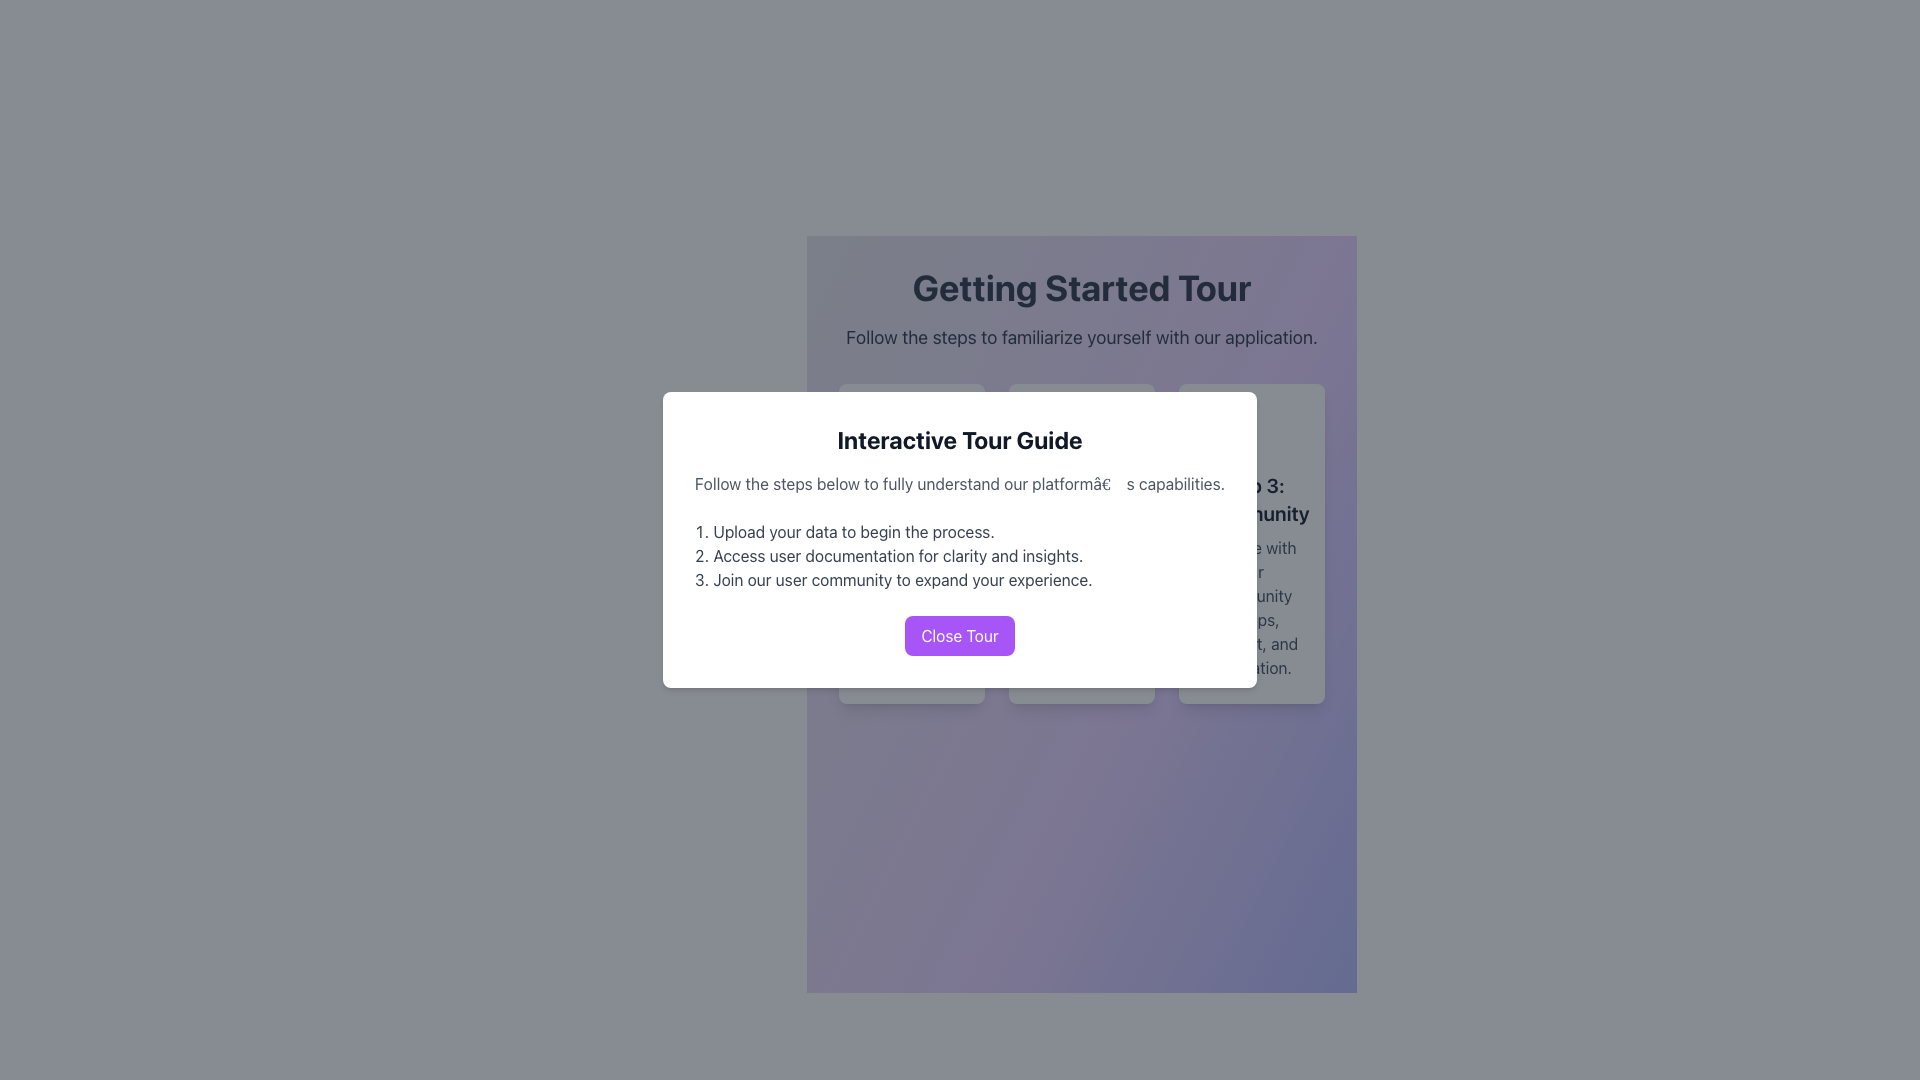  I want to click on the 'Close Tour' button, which has a purple background and white text, located at the bottom of the 'Interactive Tour Guide' dialog, so click(960, 636).